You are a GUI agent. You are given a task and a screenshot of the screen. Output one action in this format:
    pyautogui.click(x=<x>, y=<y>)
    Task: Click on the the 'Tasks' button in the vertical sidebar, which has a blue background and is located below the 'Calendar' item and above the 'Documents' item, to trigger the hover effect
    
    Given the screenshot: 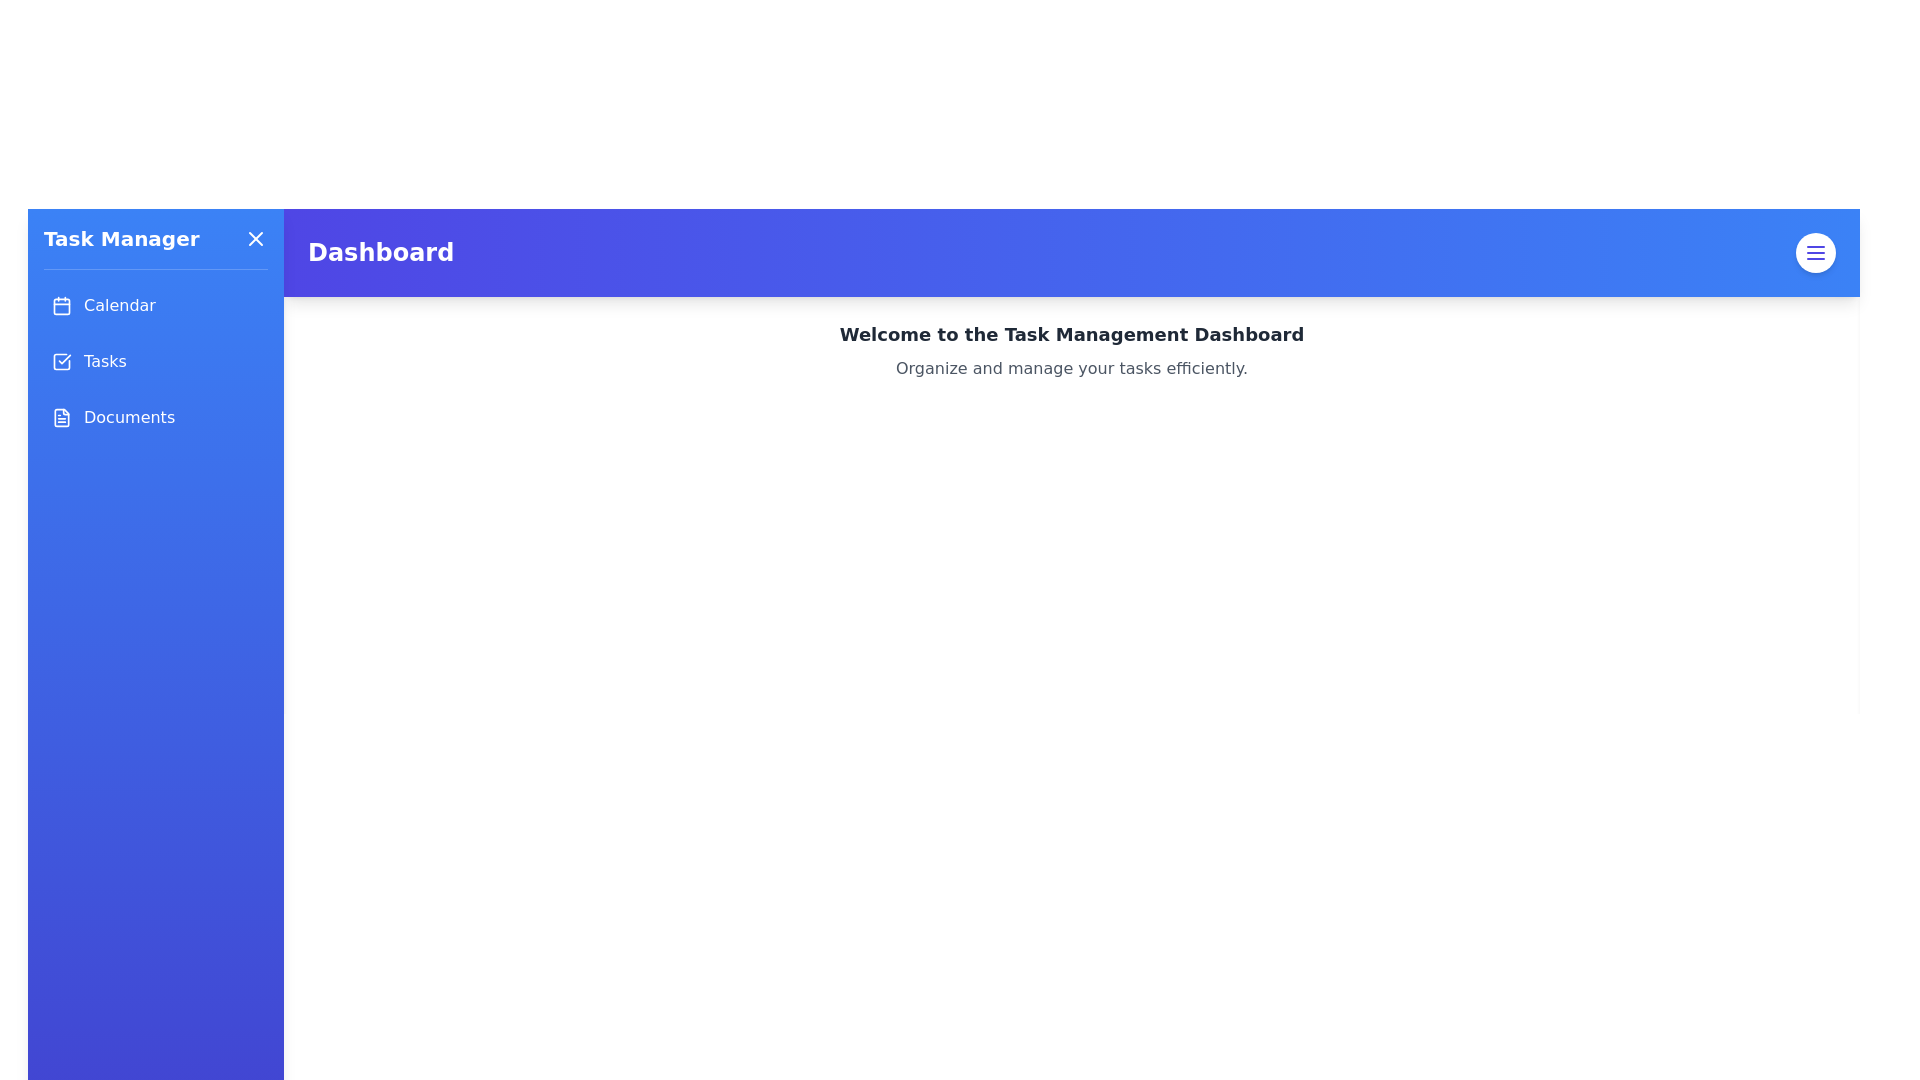 What is the action you would take?
    pyautogui.click(x=155, y=362)
    